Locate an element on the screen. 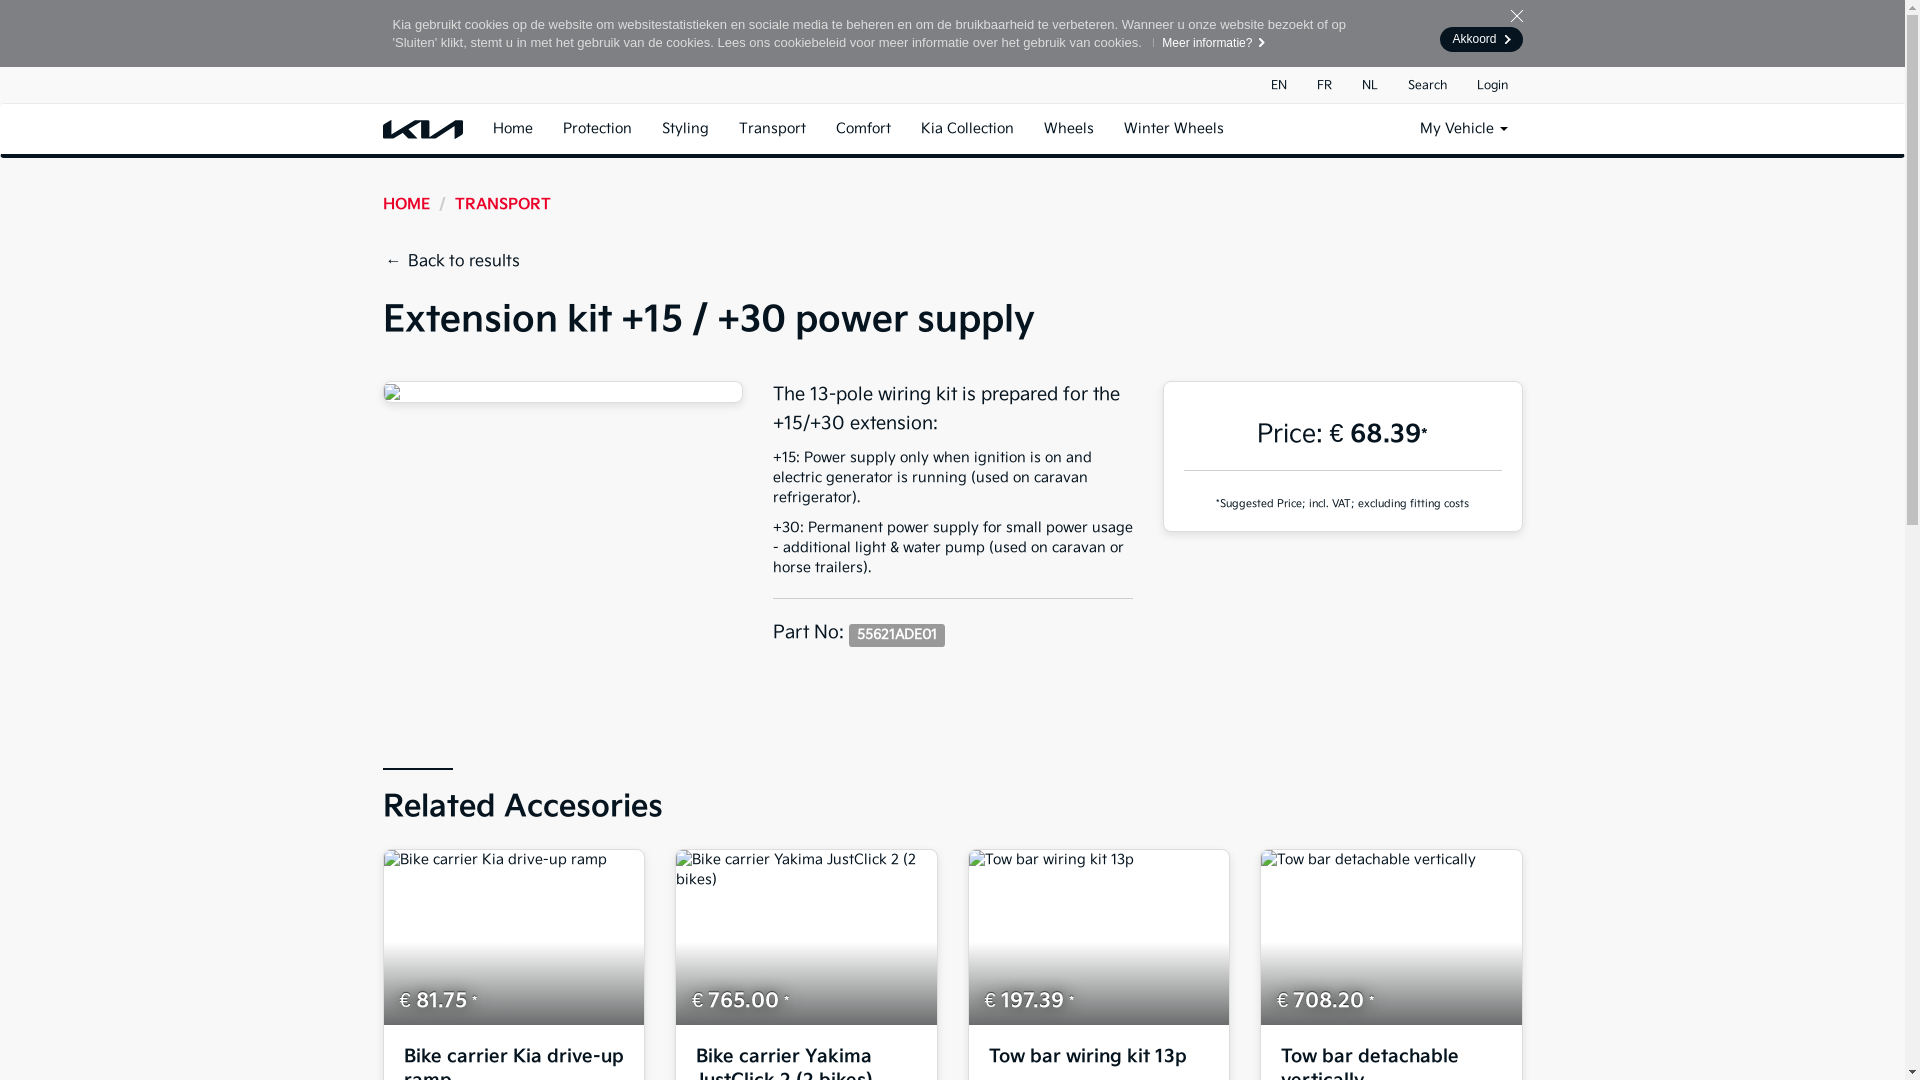 This screenshot has width=1920, height=1080. 'Wheels' is located at coordinates (1066, 128).